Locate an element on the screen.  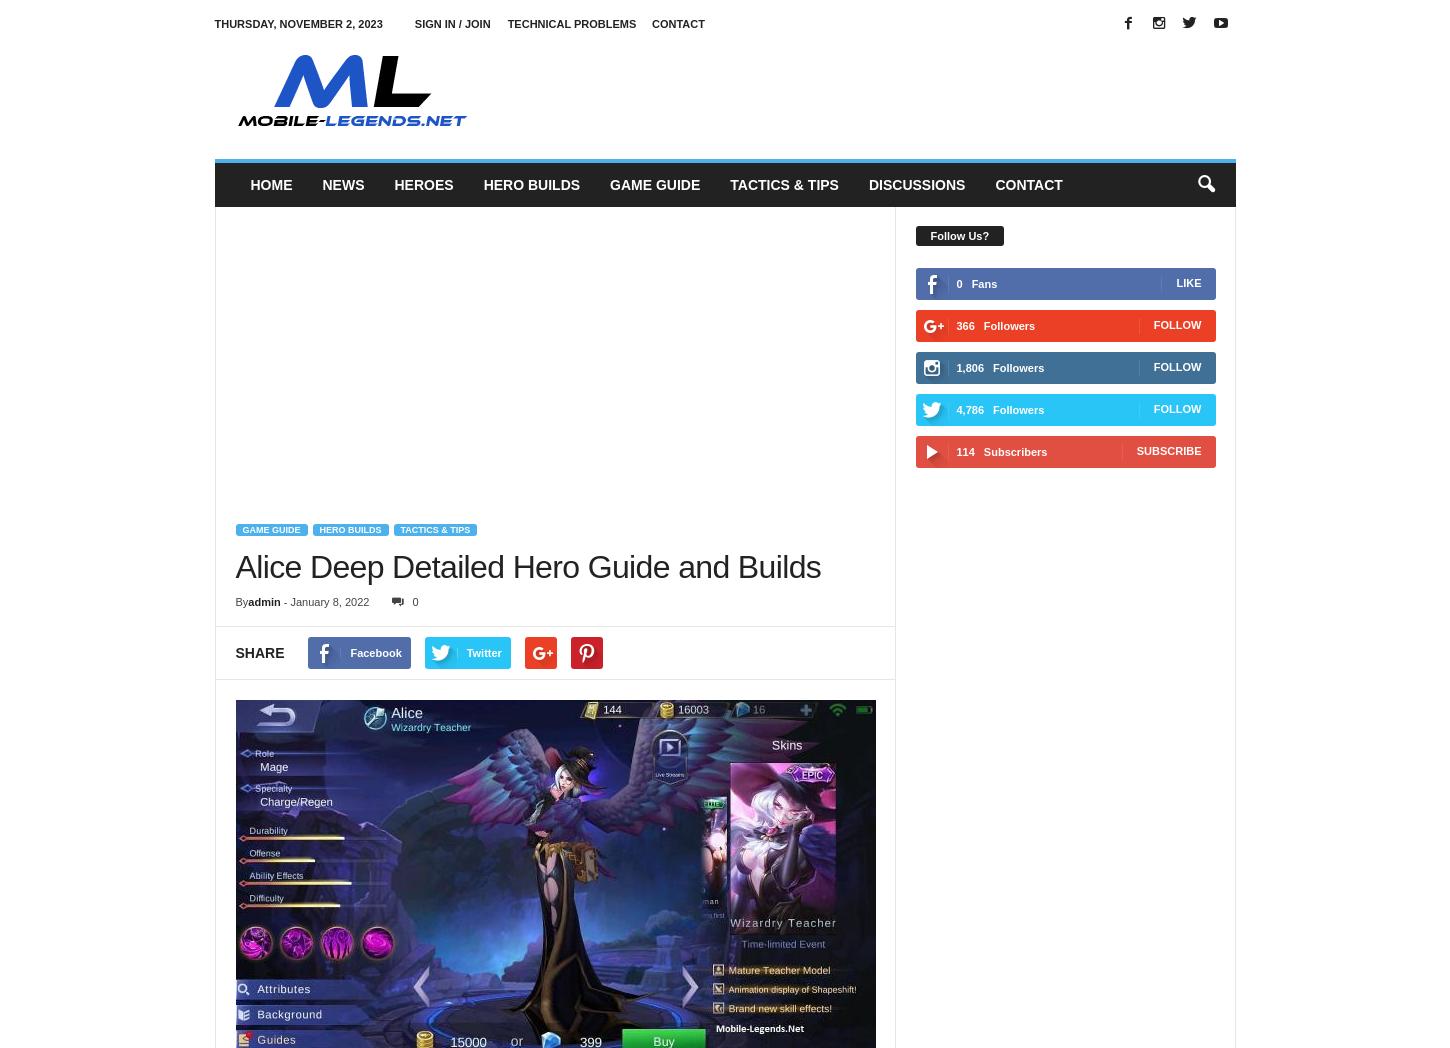
'Twitter' is located at coordinates (486, 651).